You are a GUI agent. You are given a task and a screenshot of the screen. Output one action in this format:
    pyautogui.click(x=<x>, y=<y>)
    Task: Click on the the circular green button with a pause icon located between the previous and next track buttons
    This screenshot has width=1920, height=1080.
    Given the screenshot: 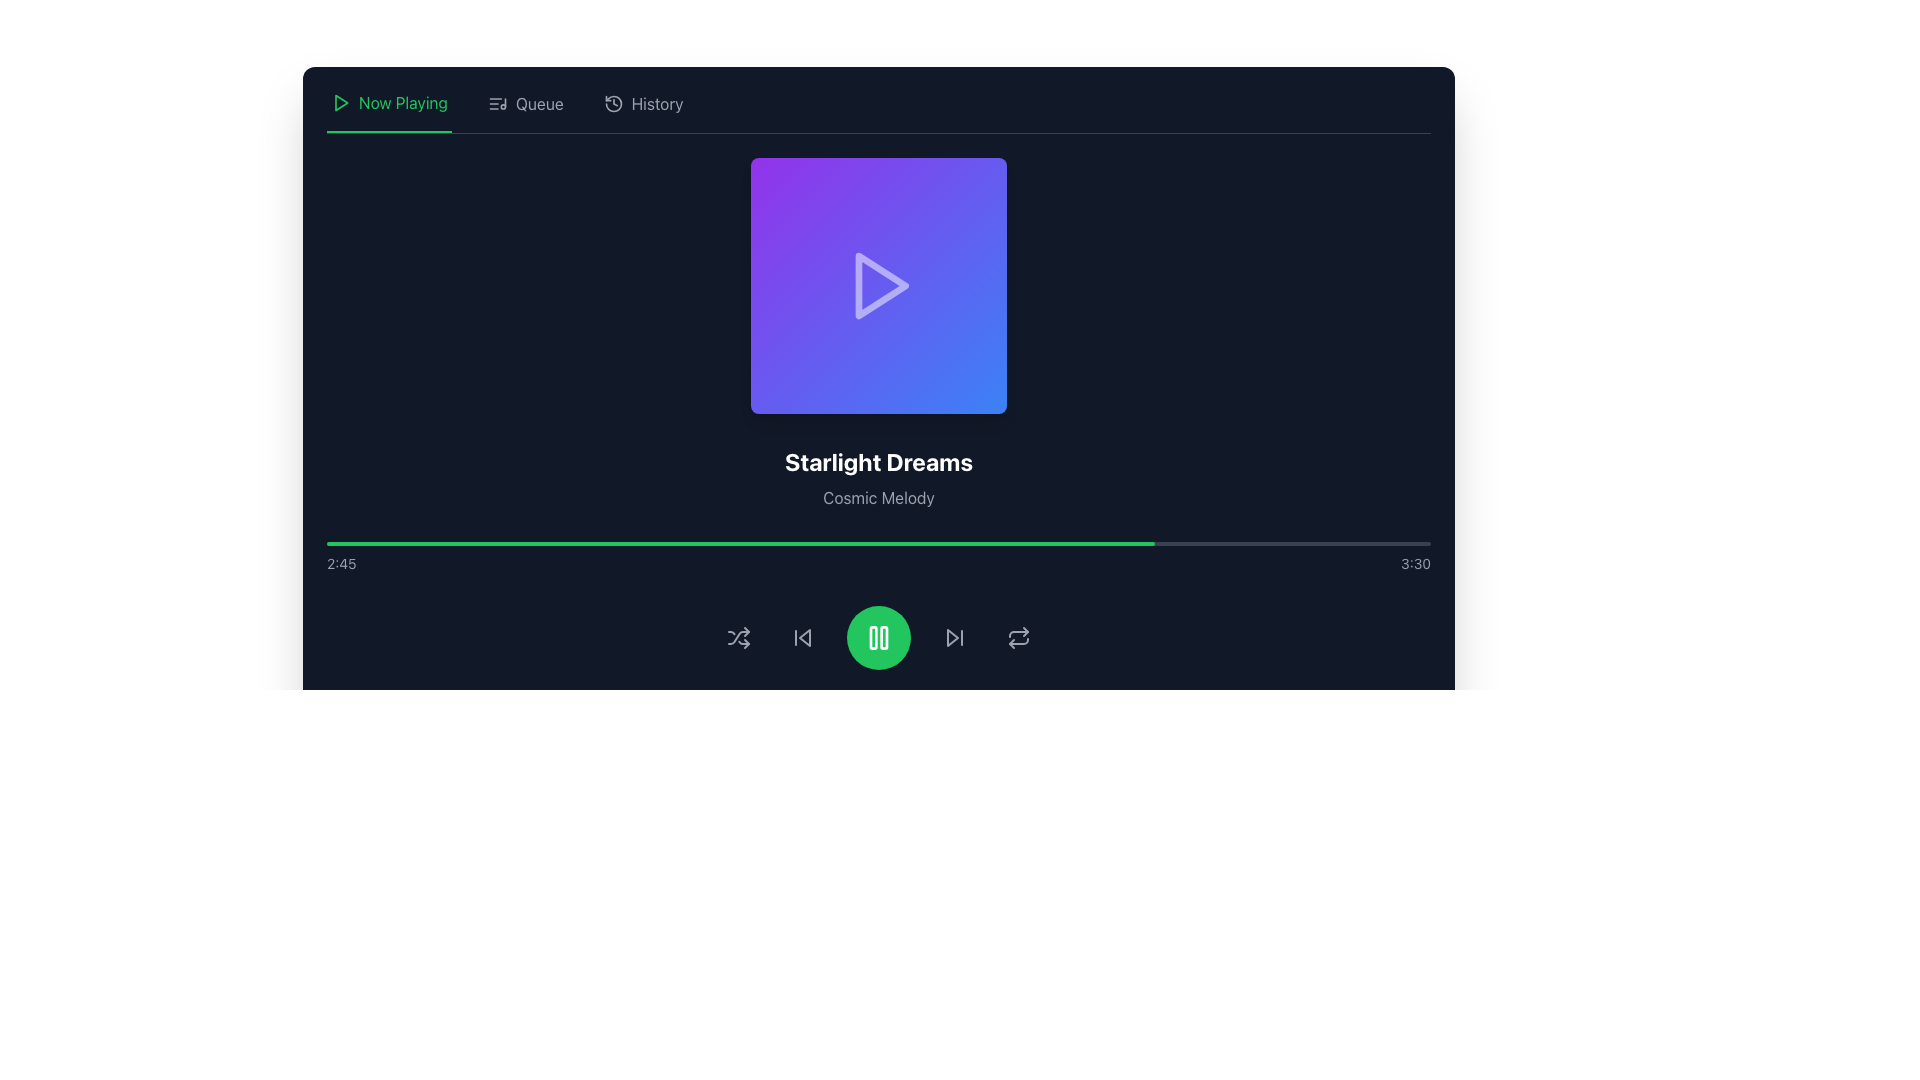 What is the action you would take?
    pyautogui.click(x=878, y=637)
    